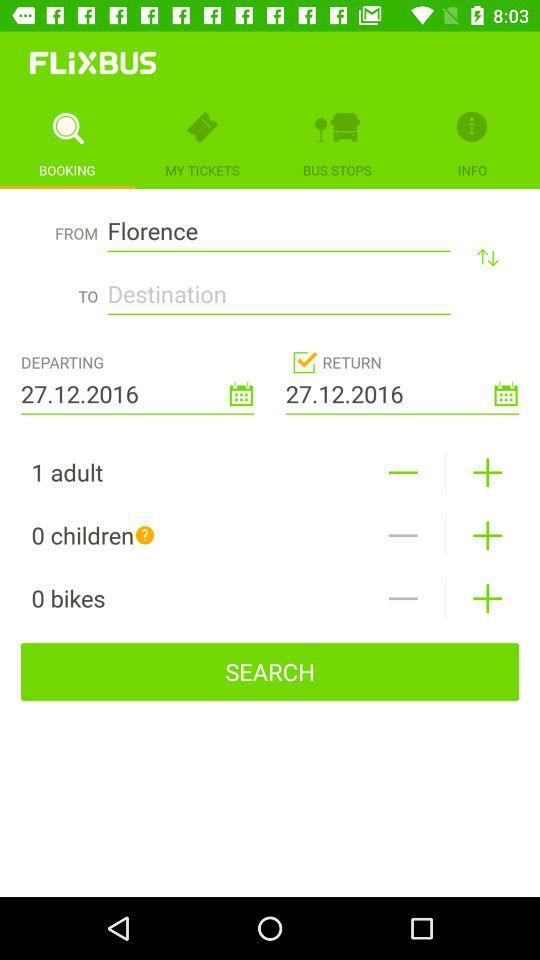 The width and height of the screenshot is (540, 960). I want to click on remove item, so click(403, 534).